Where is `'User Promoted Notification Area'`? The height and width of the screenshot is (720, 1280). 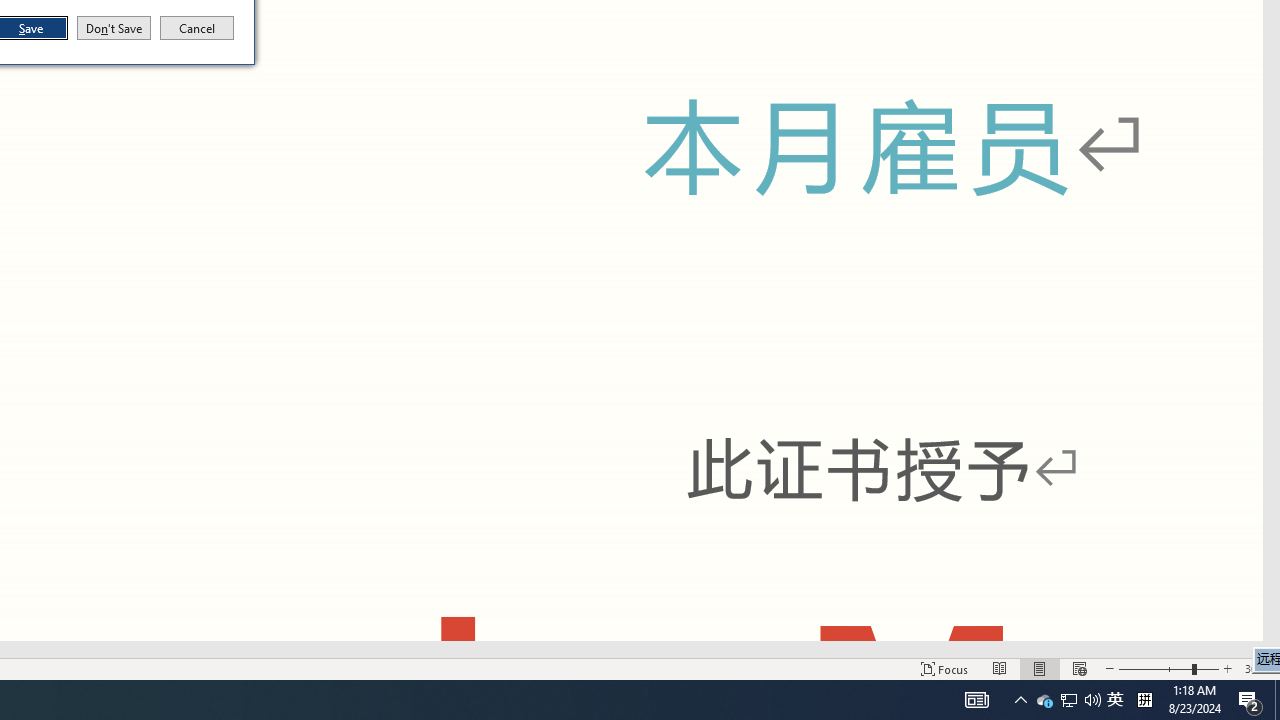 'User Promoted Notification Area' is located at coordinates (1067, 698).